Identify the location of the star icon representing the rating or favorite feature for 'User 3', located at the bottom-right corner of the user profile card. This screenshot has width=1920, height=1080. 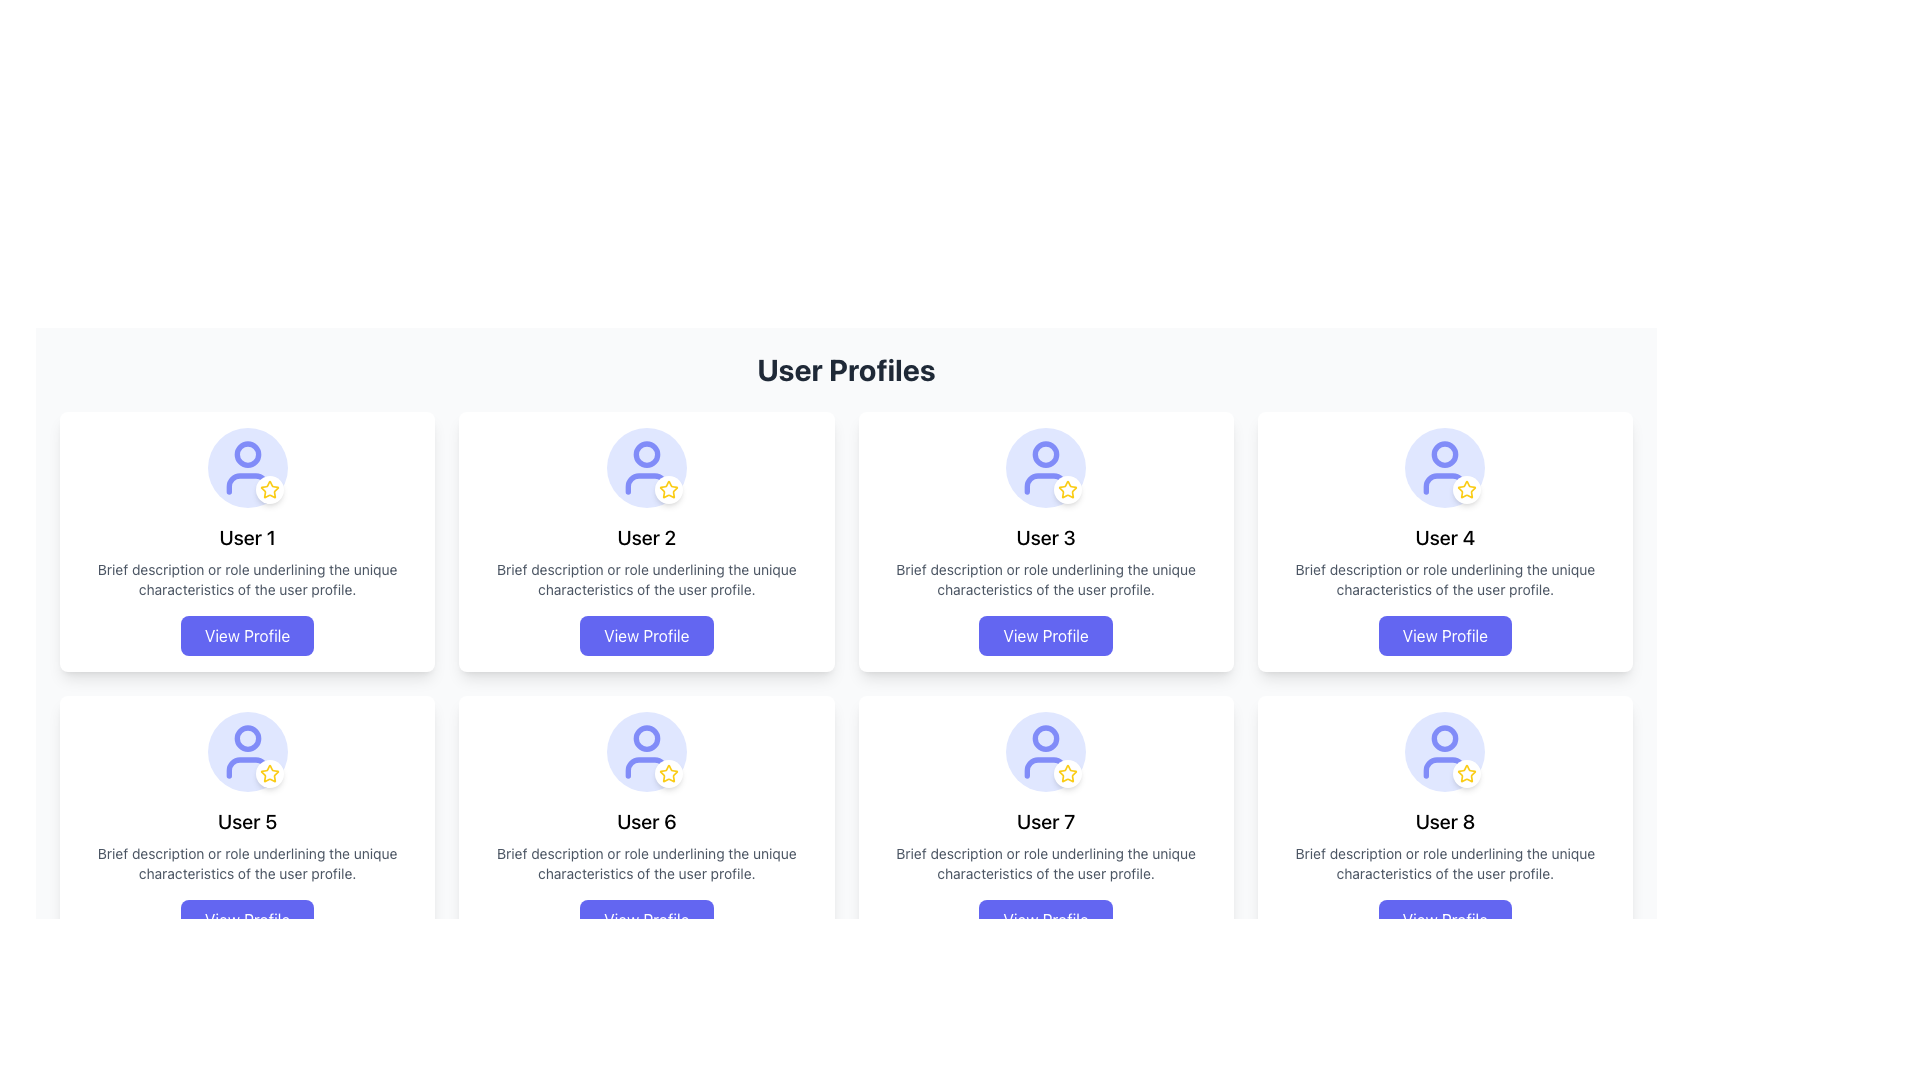
(1067, 489).